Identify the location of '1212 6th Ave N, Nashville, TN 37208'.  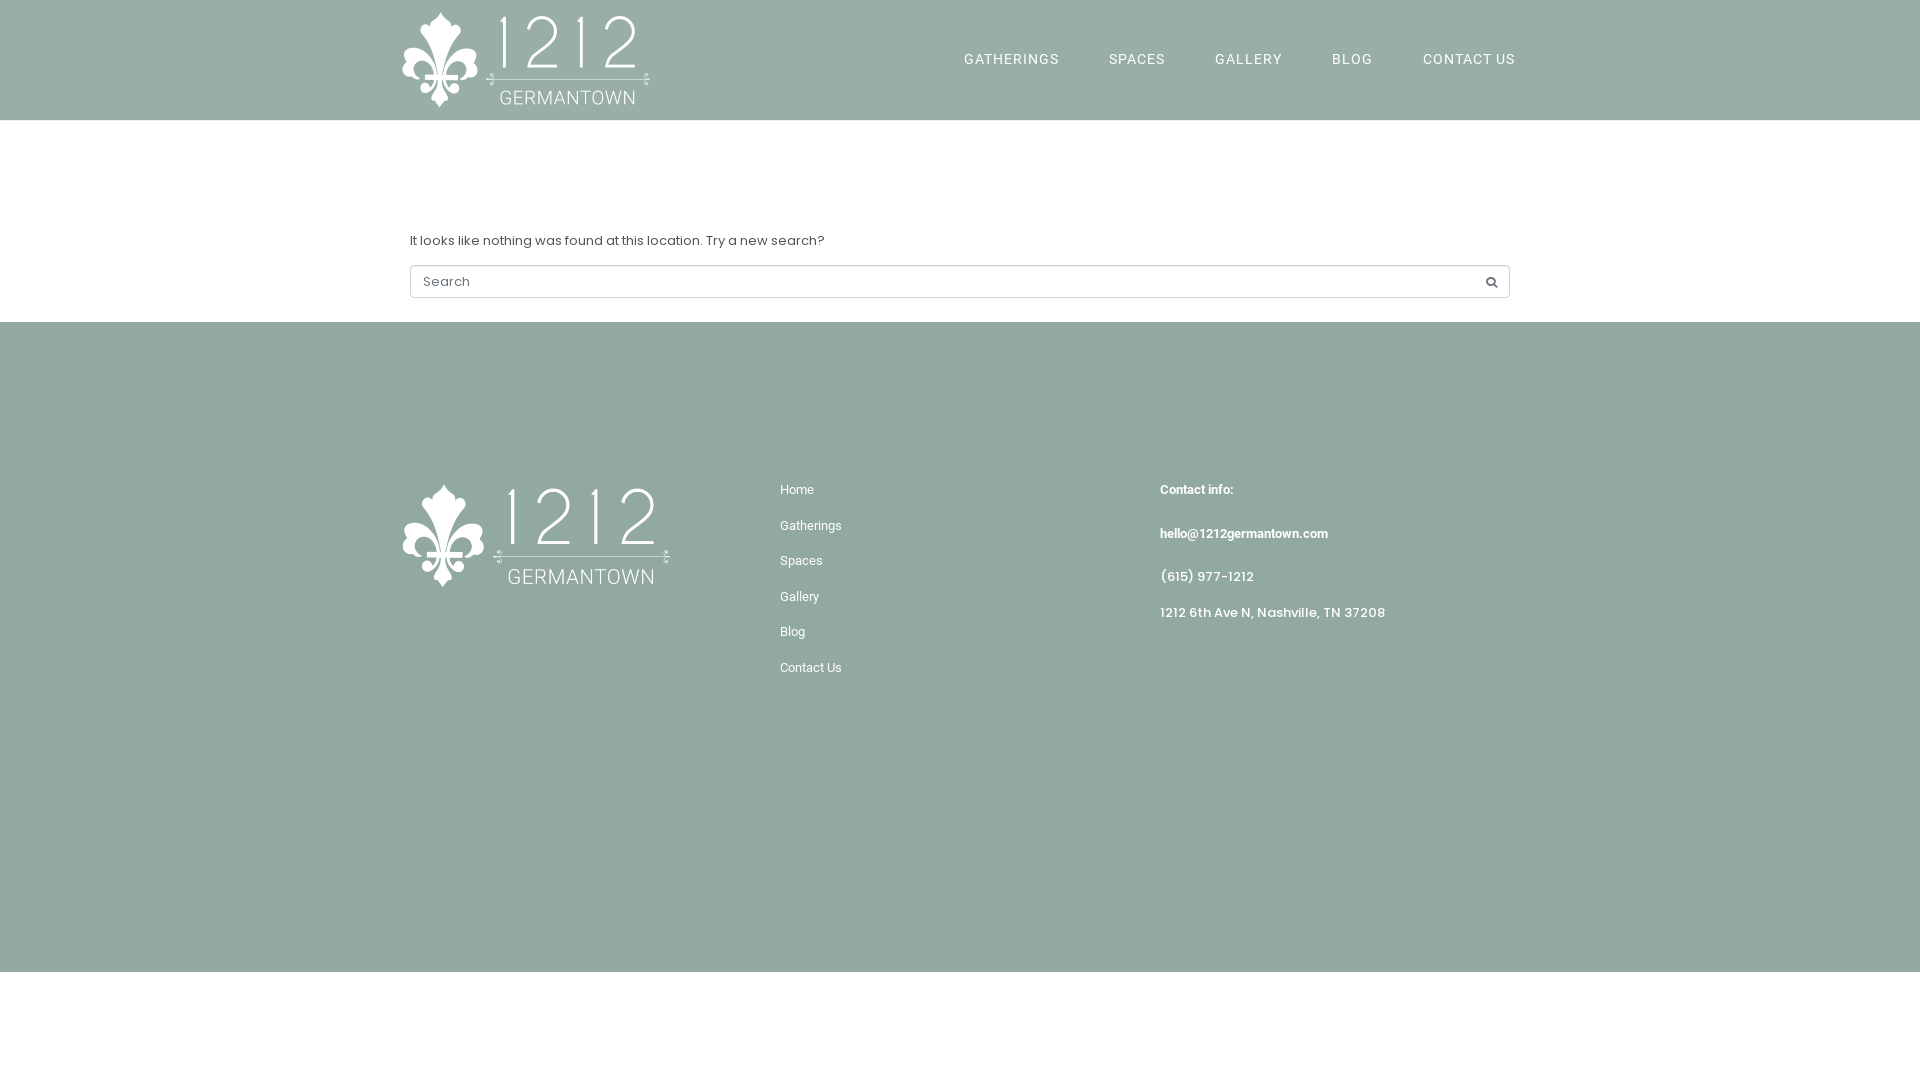
(1271, 611).